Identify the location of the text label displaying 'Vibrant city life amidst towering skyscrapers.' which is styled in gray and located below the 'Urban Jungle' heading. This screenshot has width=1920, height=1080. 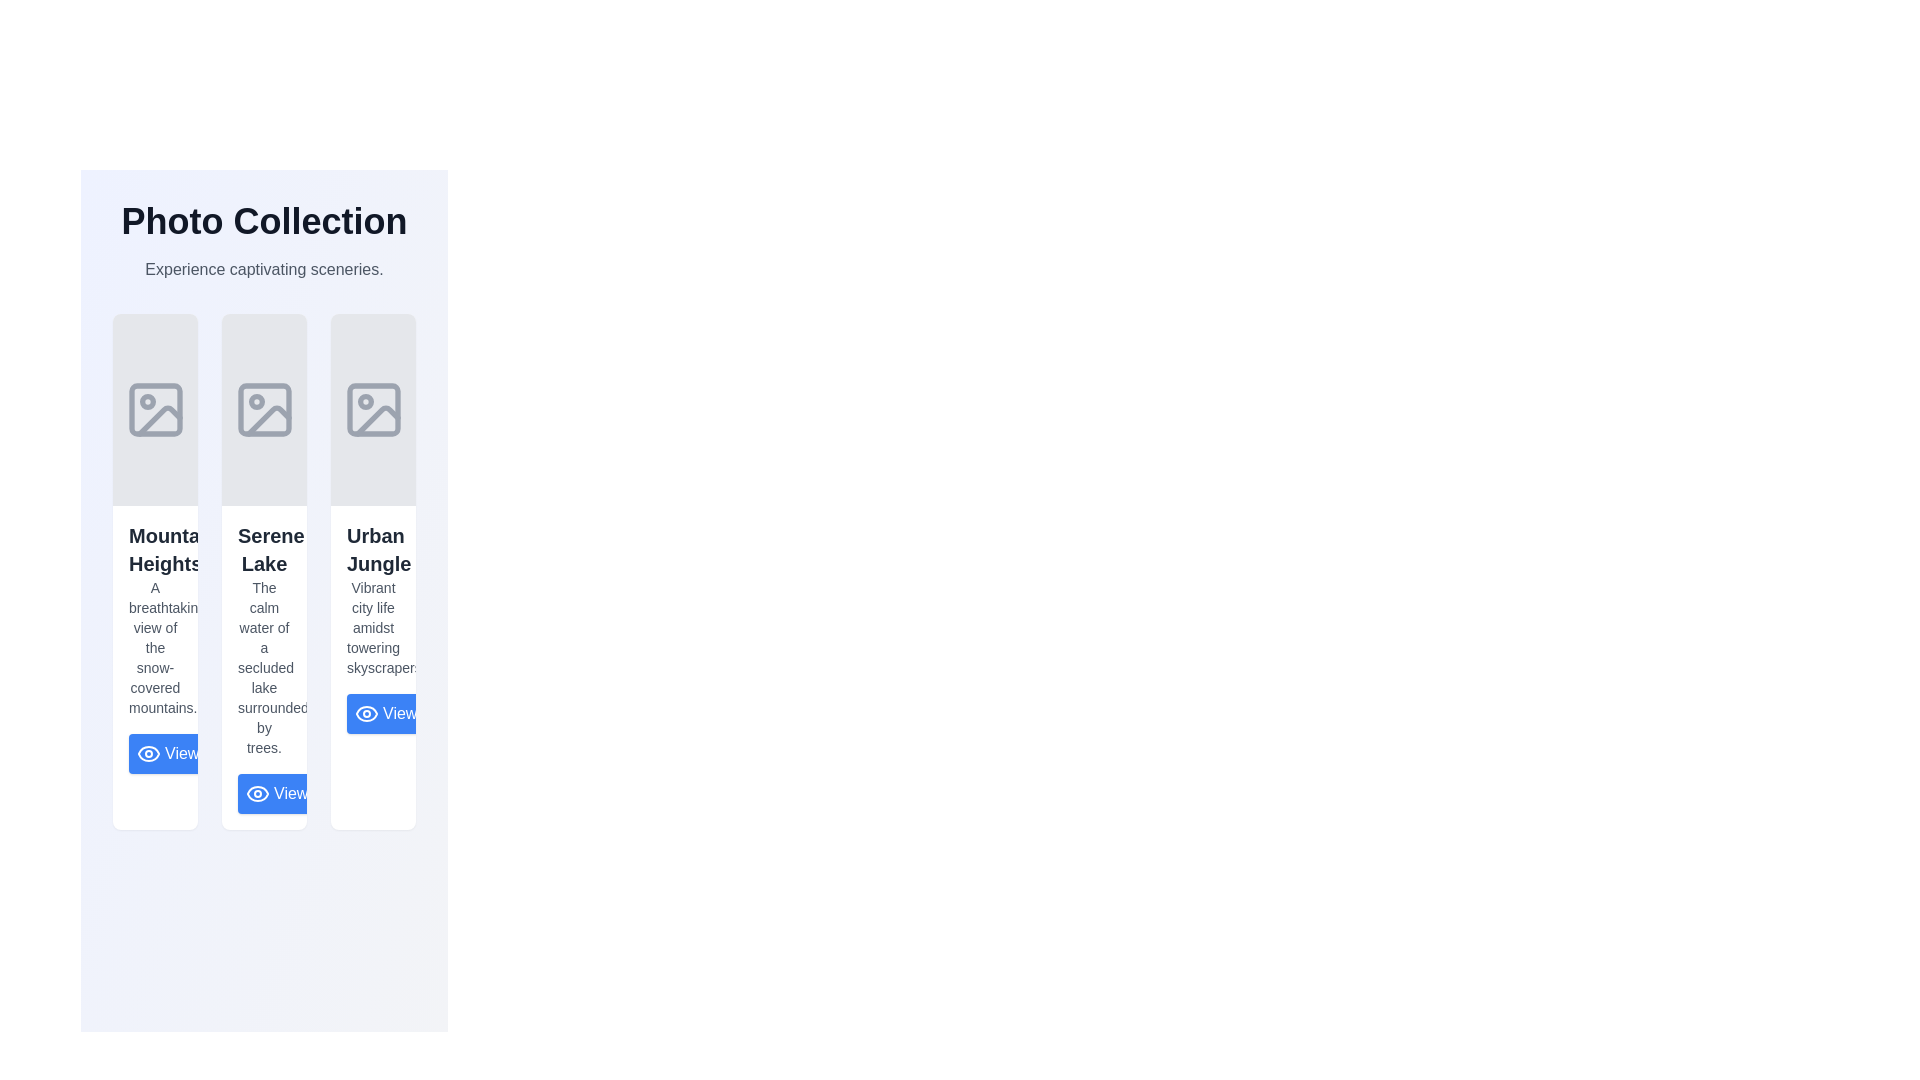
(373, 627).